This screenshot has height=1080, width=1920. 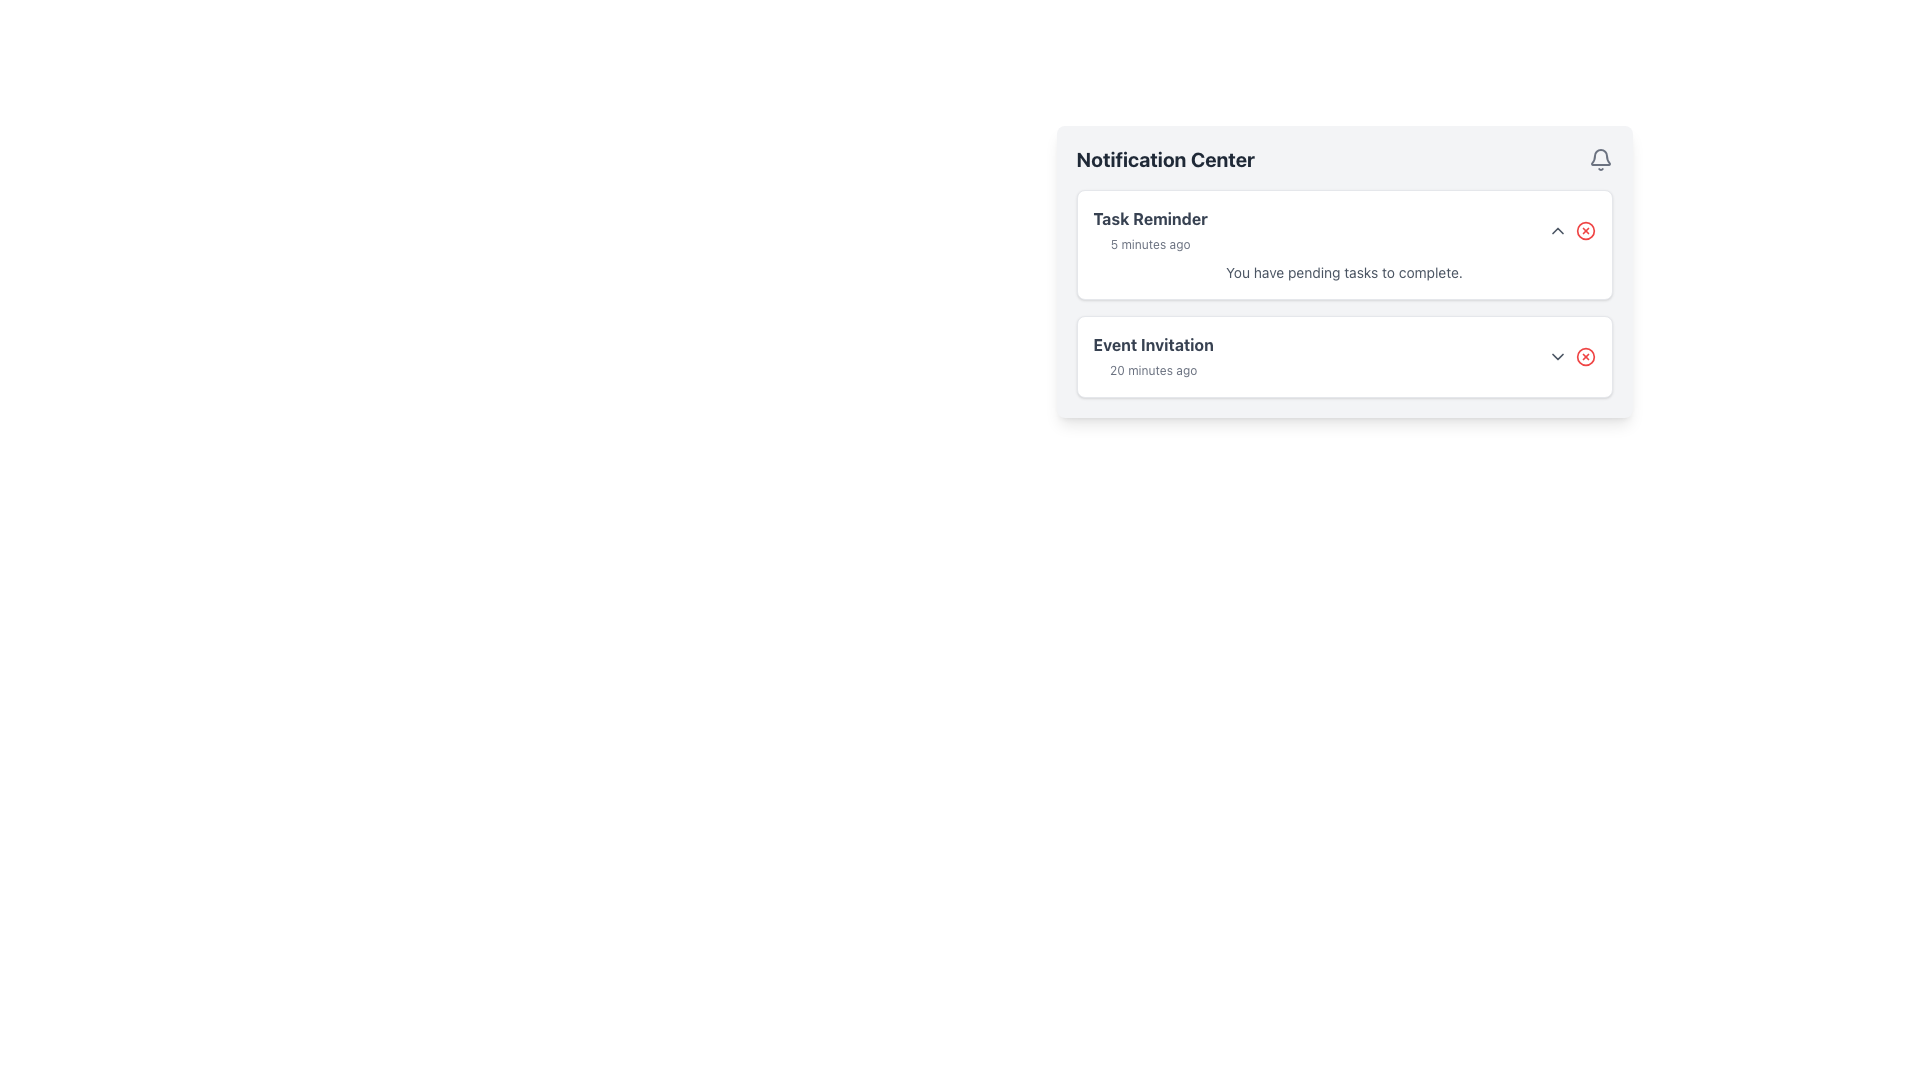 I want to click on the button located in the top-right corner of the 'Task Reminder' notification block, so click(x=1556, y=230).